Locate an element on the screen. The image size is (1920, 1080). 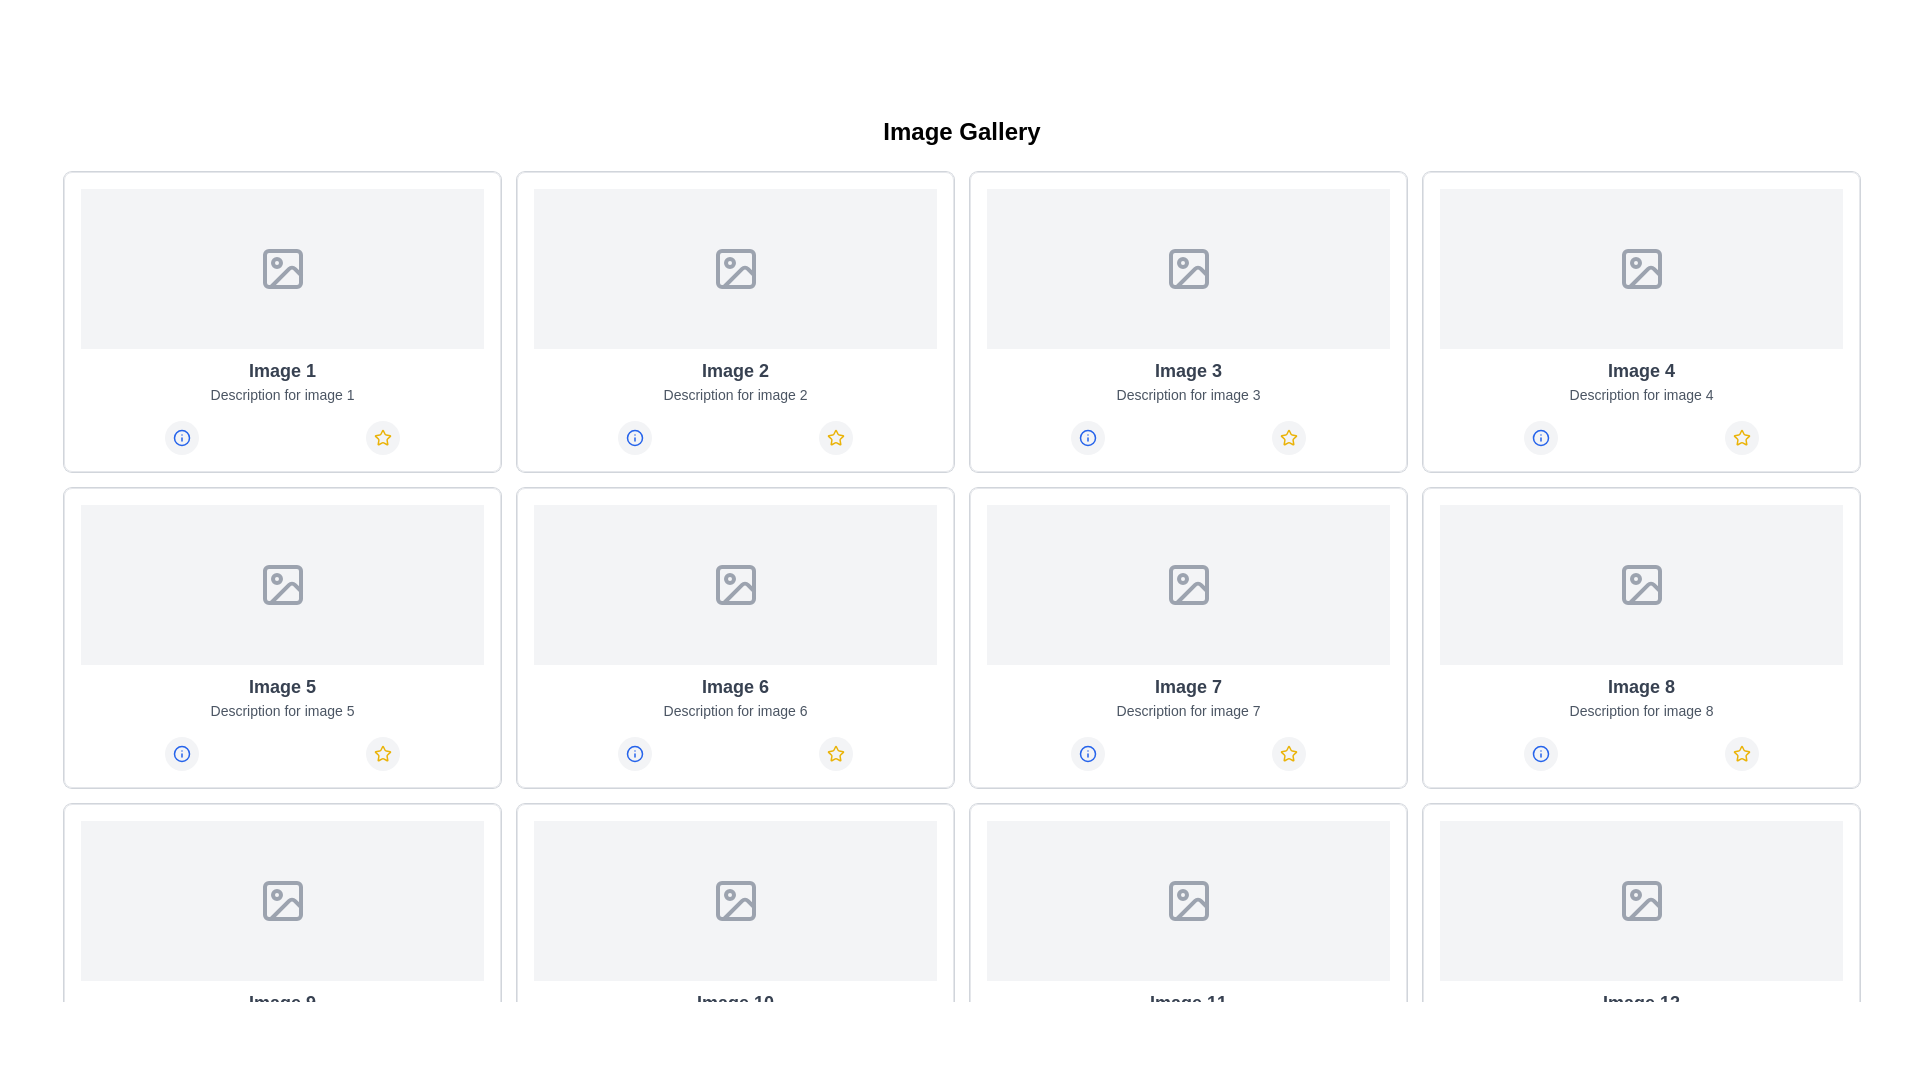
the light gray rectangle image placeholder in the third card of the first row is located at coordinates (1188, 268).